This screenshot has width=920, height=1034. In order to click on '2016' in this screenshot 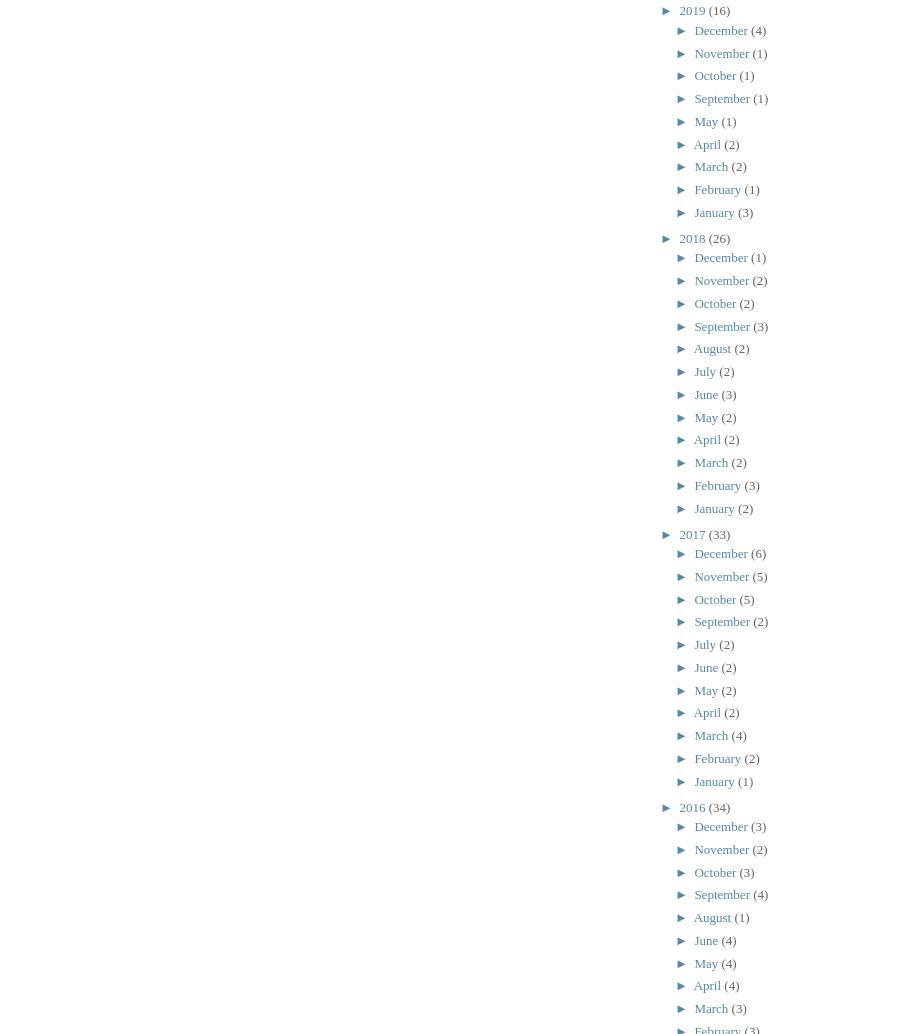, I will do `click(693, 805)`.